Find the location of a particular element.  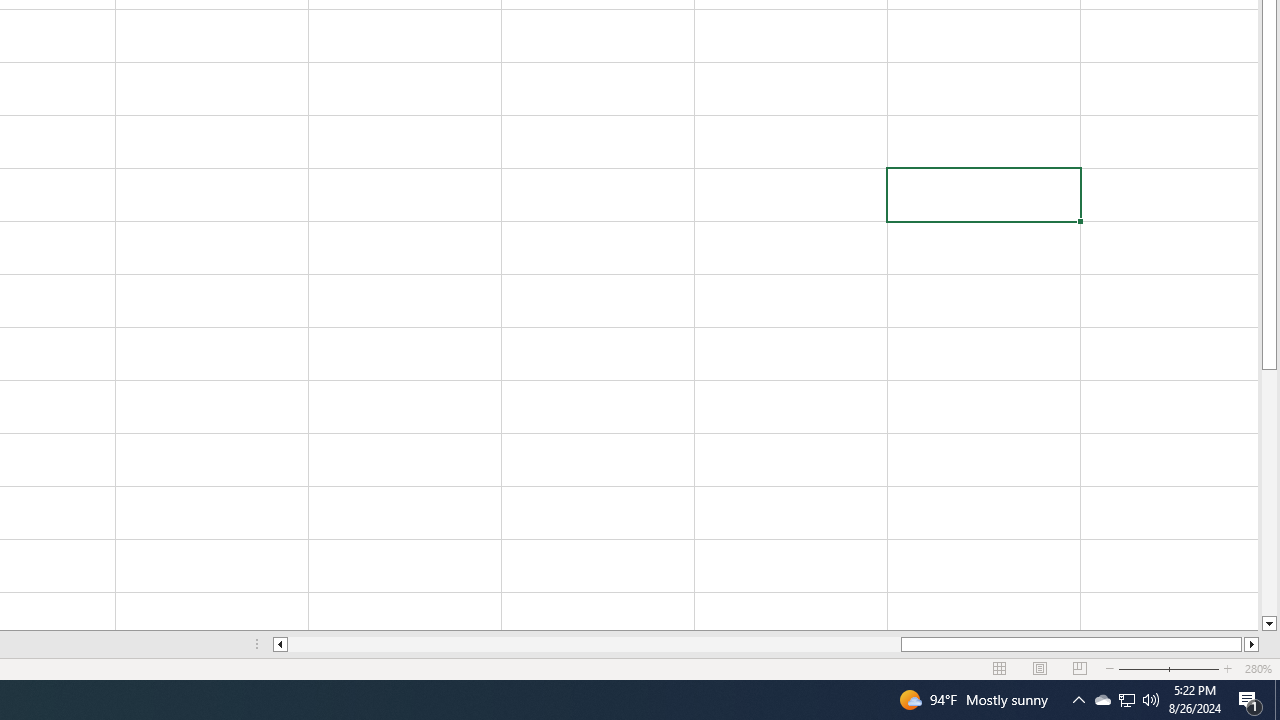

'Column right' is located at coordinates (1251, 644).